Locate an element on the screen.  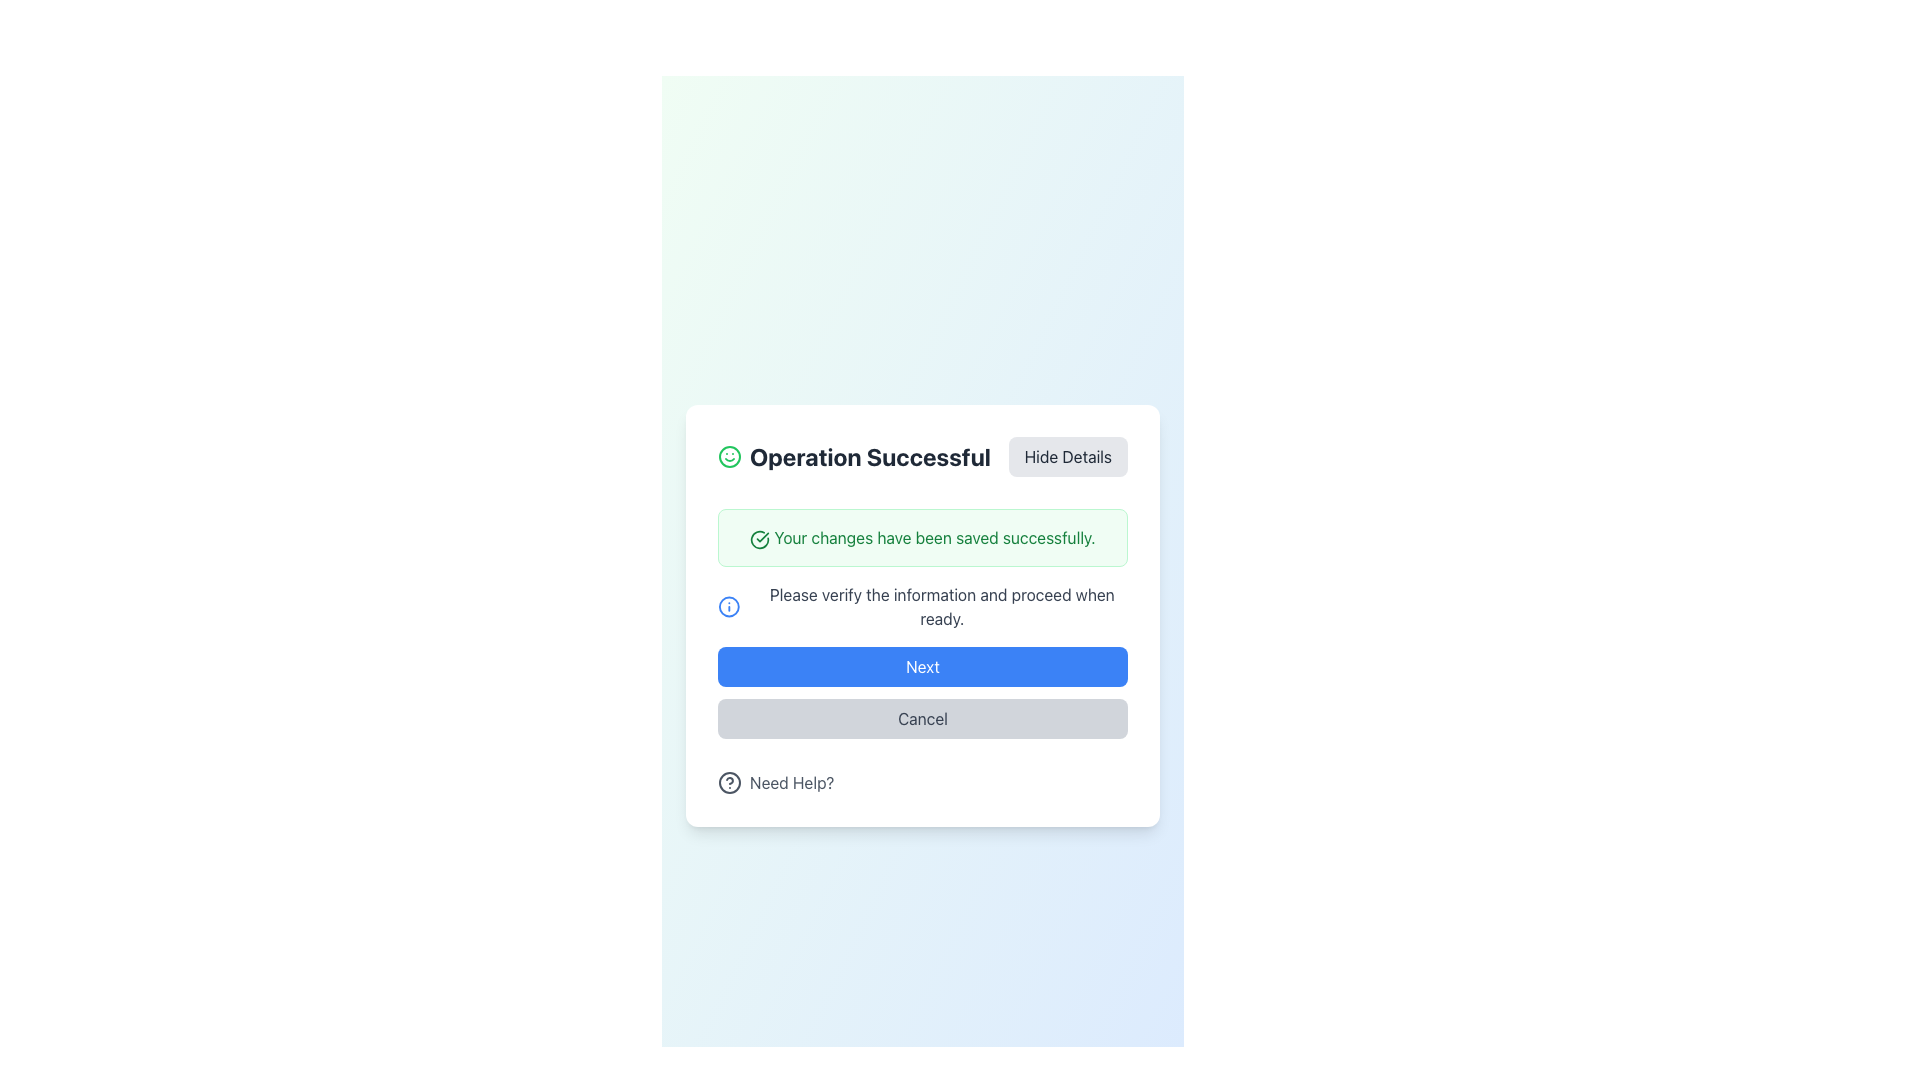
the cancel button located below the blue 'Next' button to observe a background color change is located at coordinates (921, 717).